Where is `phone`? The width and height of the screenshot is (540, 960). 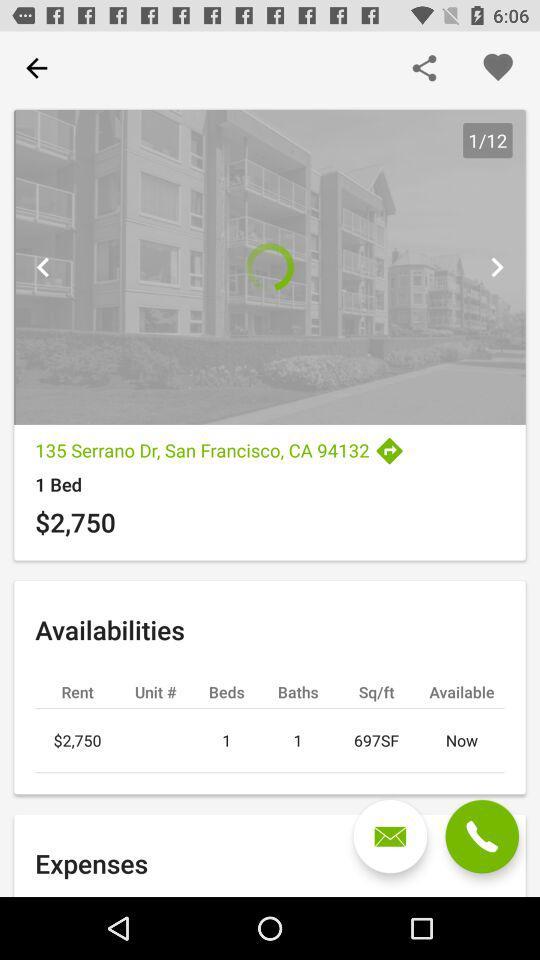 phone is located at coordinates (481, 836).